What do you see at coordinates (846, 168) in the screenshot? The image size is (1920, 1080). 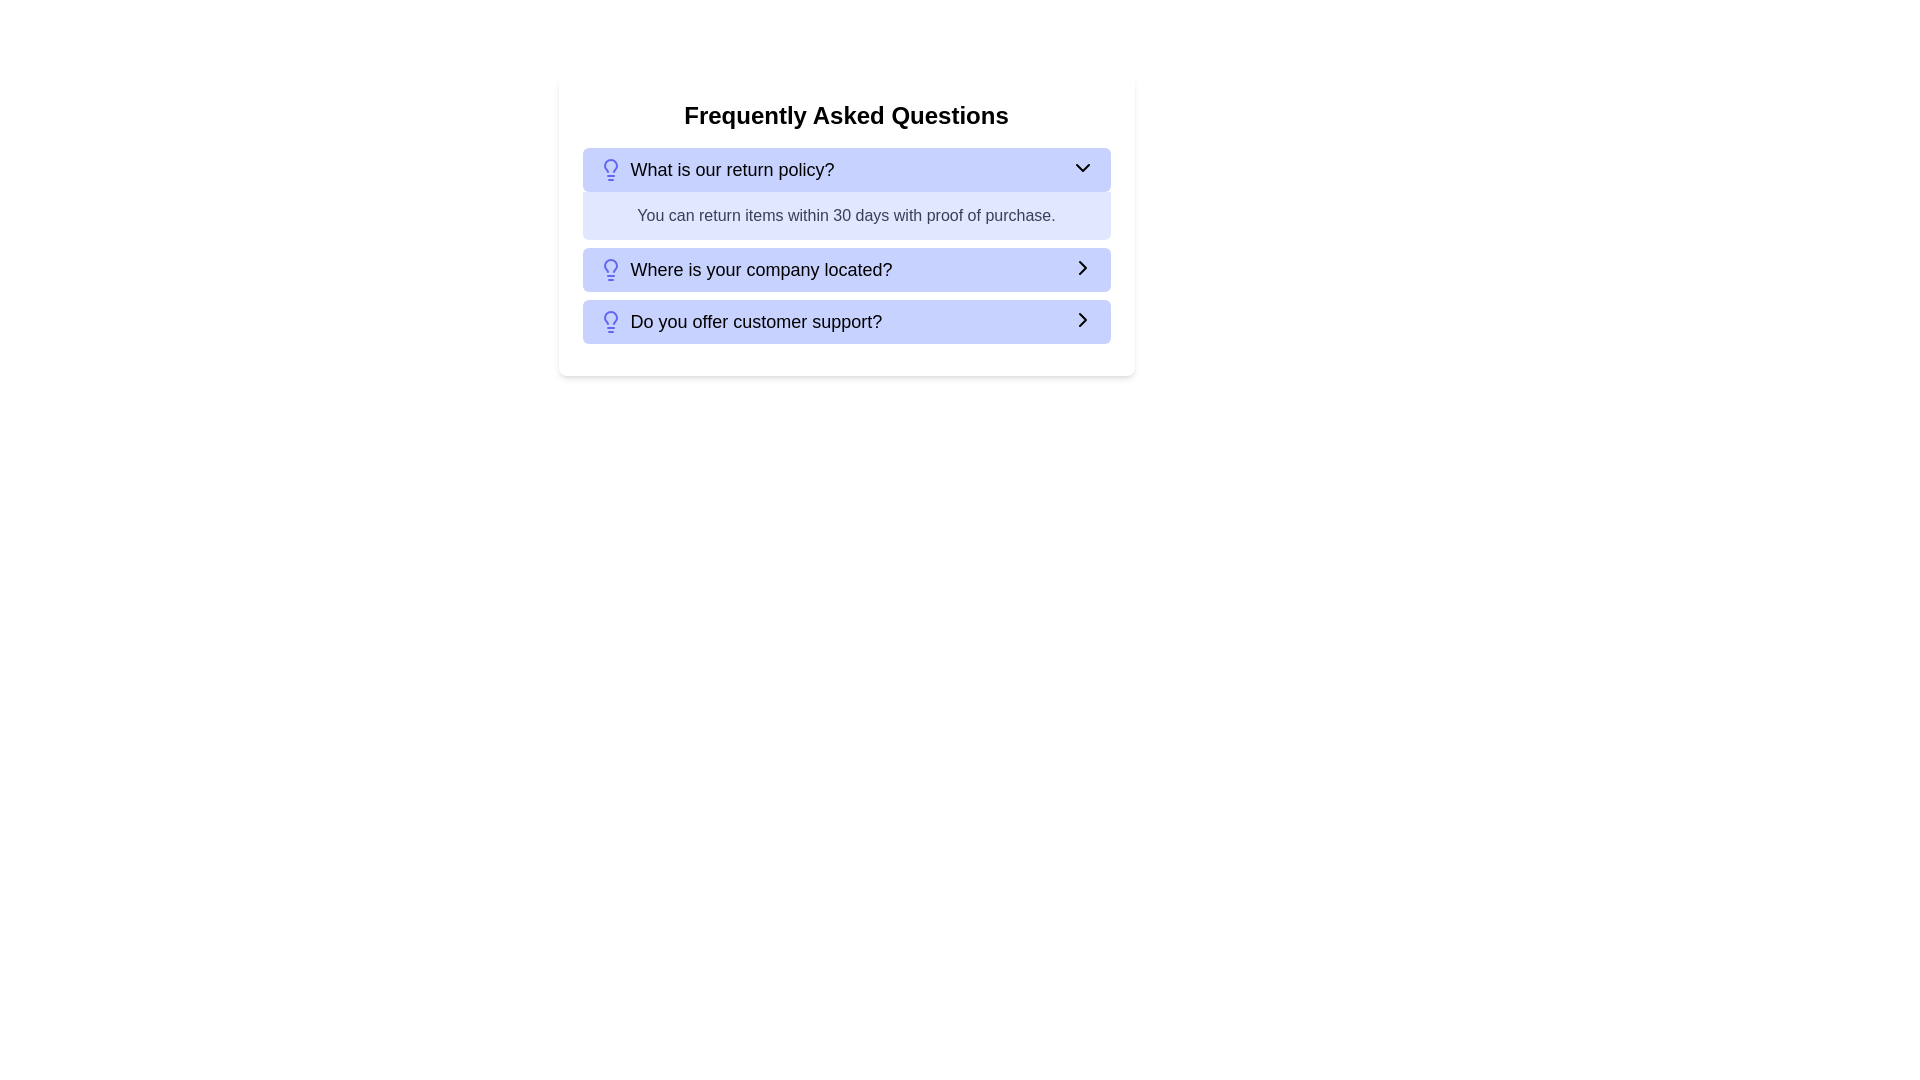 I see `the first collapsible question item in the FAQ list` at bounding box center [846, 168].